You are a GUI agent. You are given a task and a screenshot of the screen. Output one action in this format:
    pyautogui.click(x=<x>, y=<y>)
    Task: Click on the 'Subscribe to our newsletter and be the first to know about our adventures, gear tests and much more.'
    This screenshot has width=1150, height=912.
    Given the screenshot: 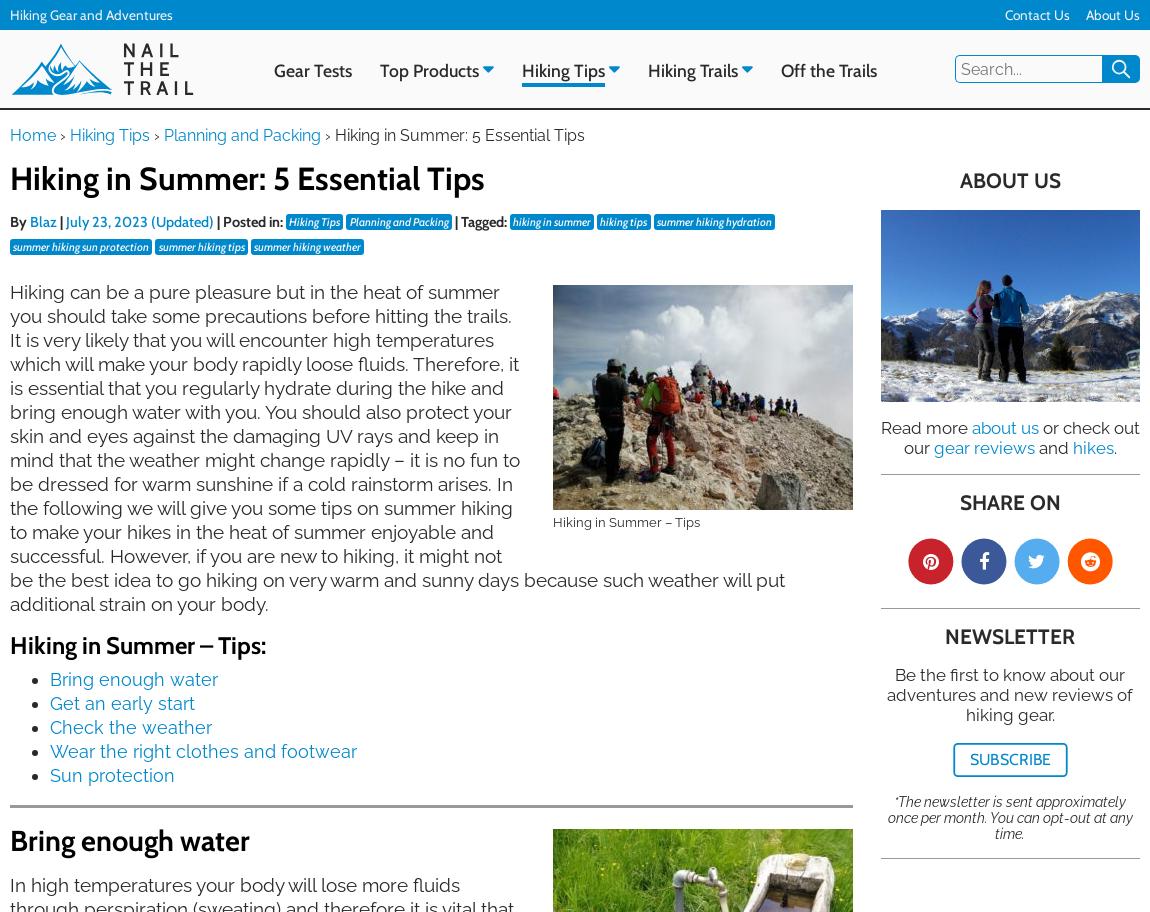 What is the action you would take?
    pyautogui.click(x=250, y=834)
    